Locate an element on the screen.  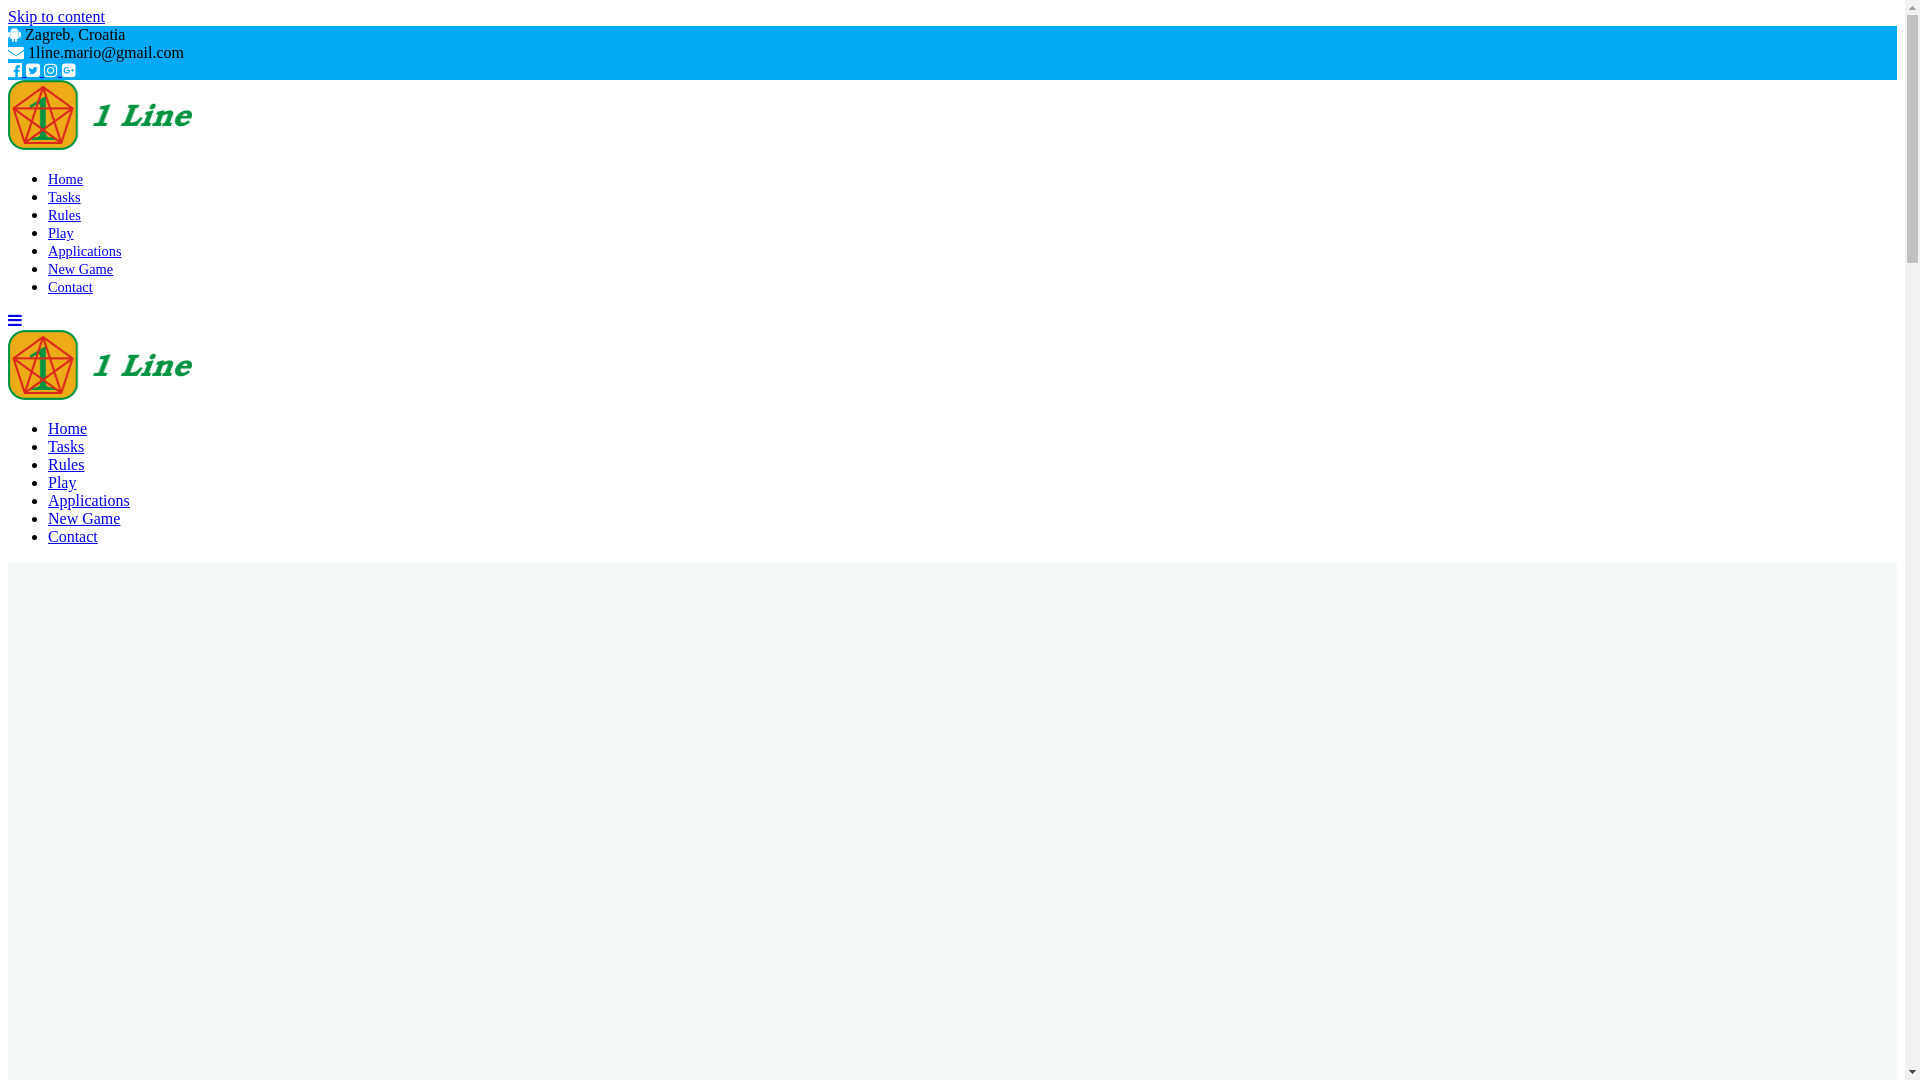
'Applications' is located at coordinates (84, 249).